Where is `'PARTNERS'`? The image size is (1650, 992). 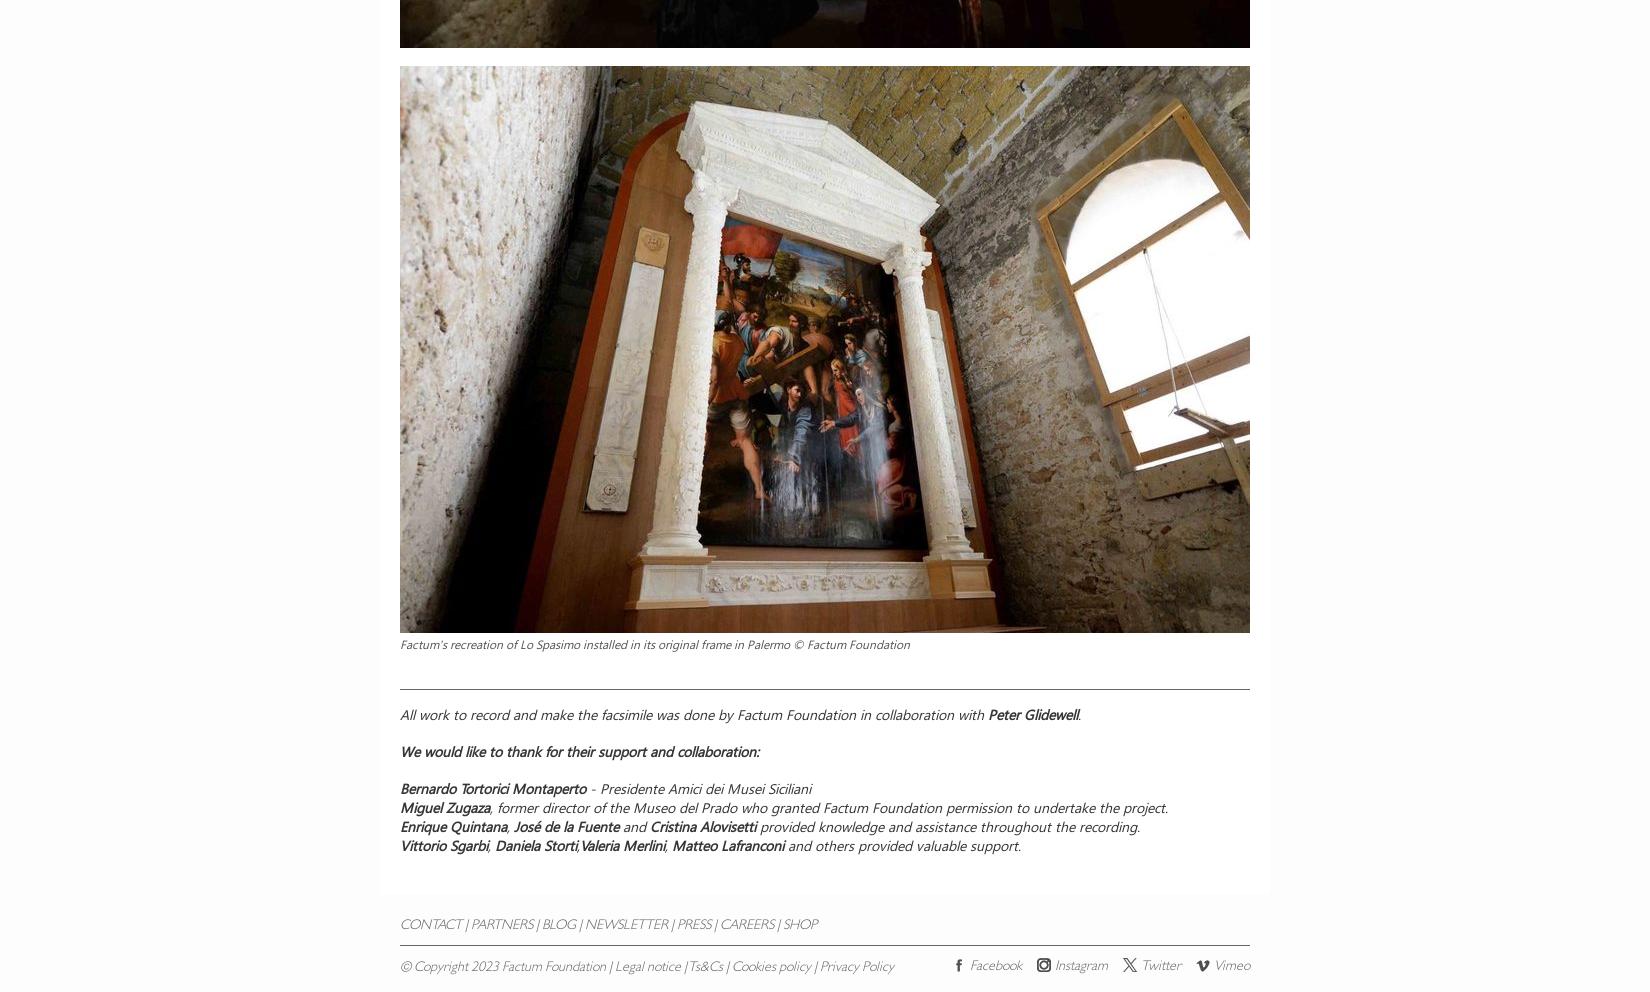 'PARTNERS' is located at coordinates (470, 924).